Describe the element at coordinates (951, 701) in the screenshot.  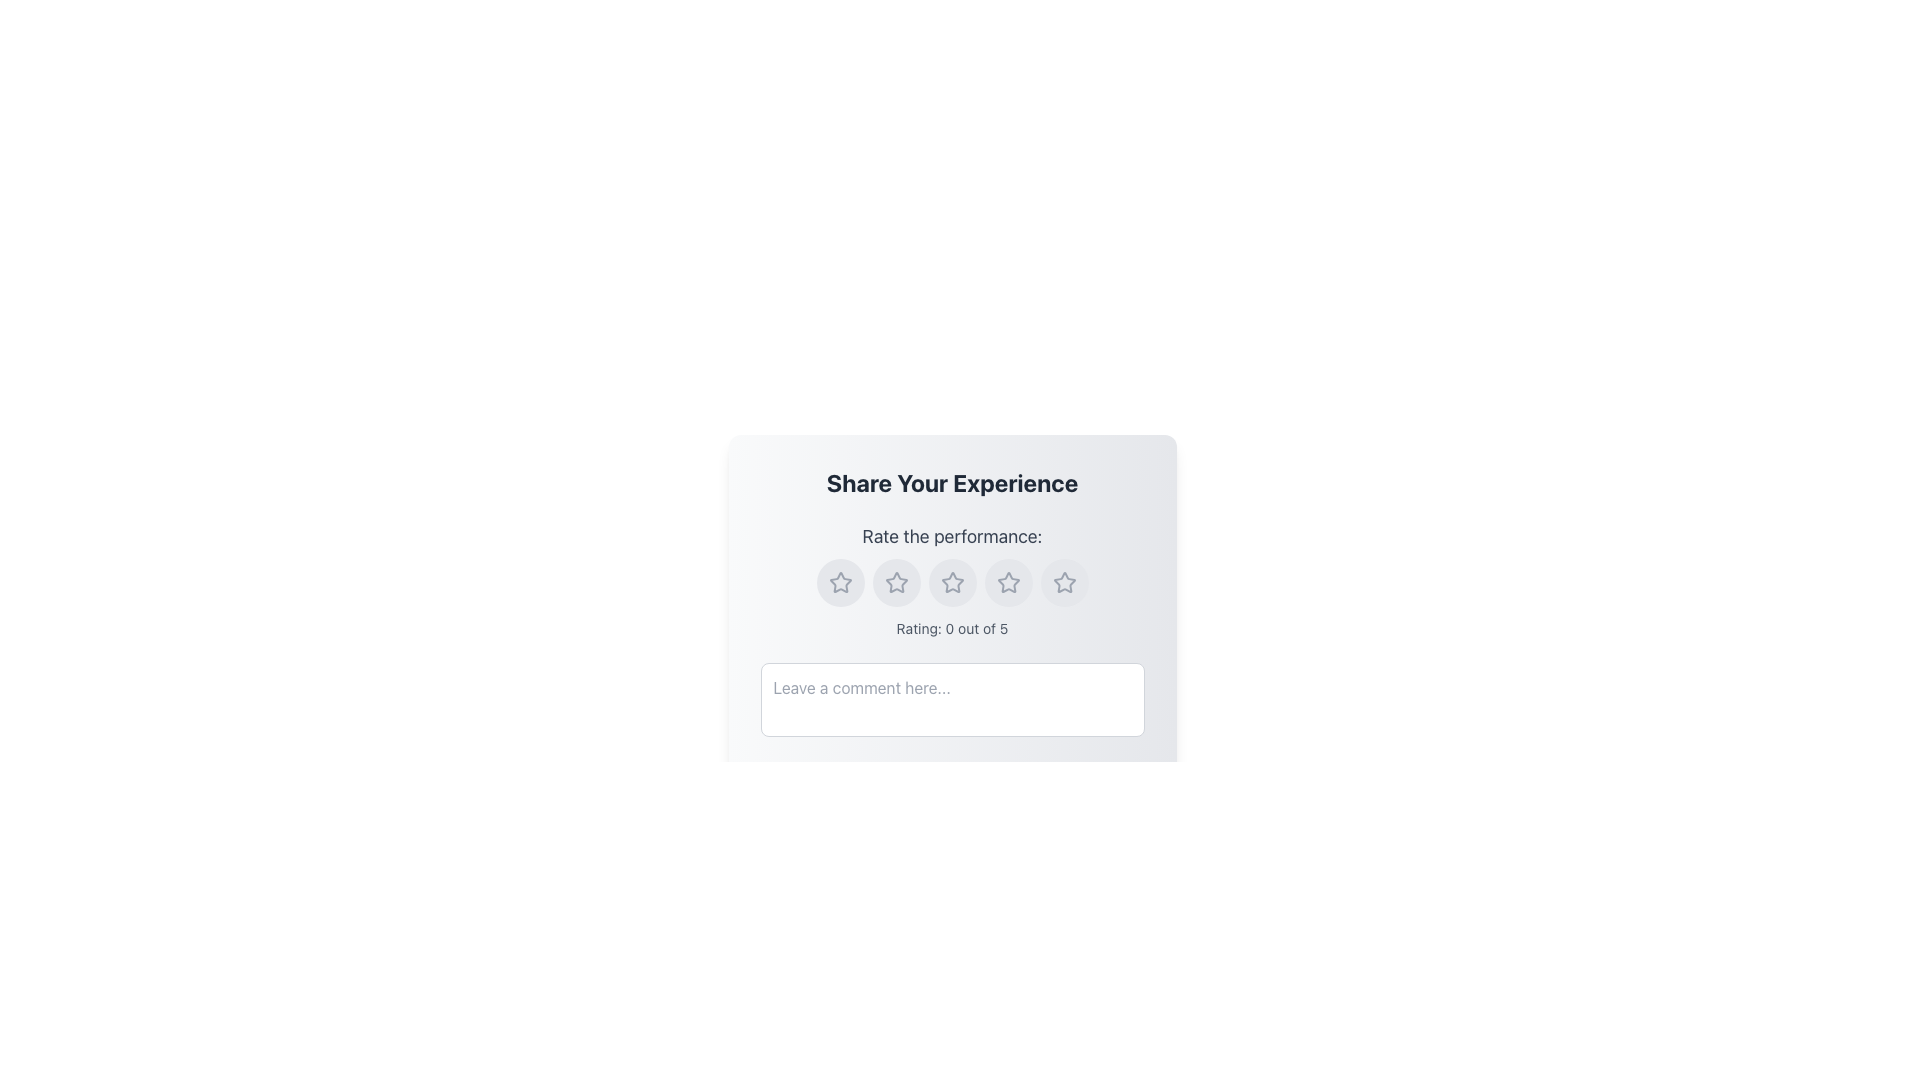
I see `content into the rectangular input field styled with a gray border and rounded corners, located below the star rating section in the feedback input form` at that location.